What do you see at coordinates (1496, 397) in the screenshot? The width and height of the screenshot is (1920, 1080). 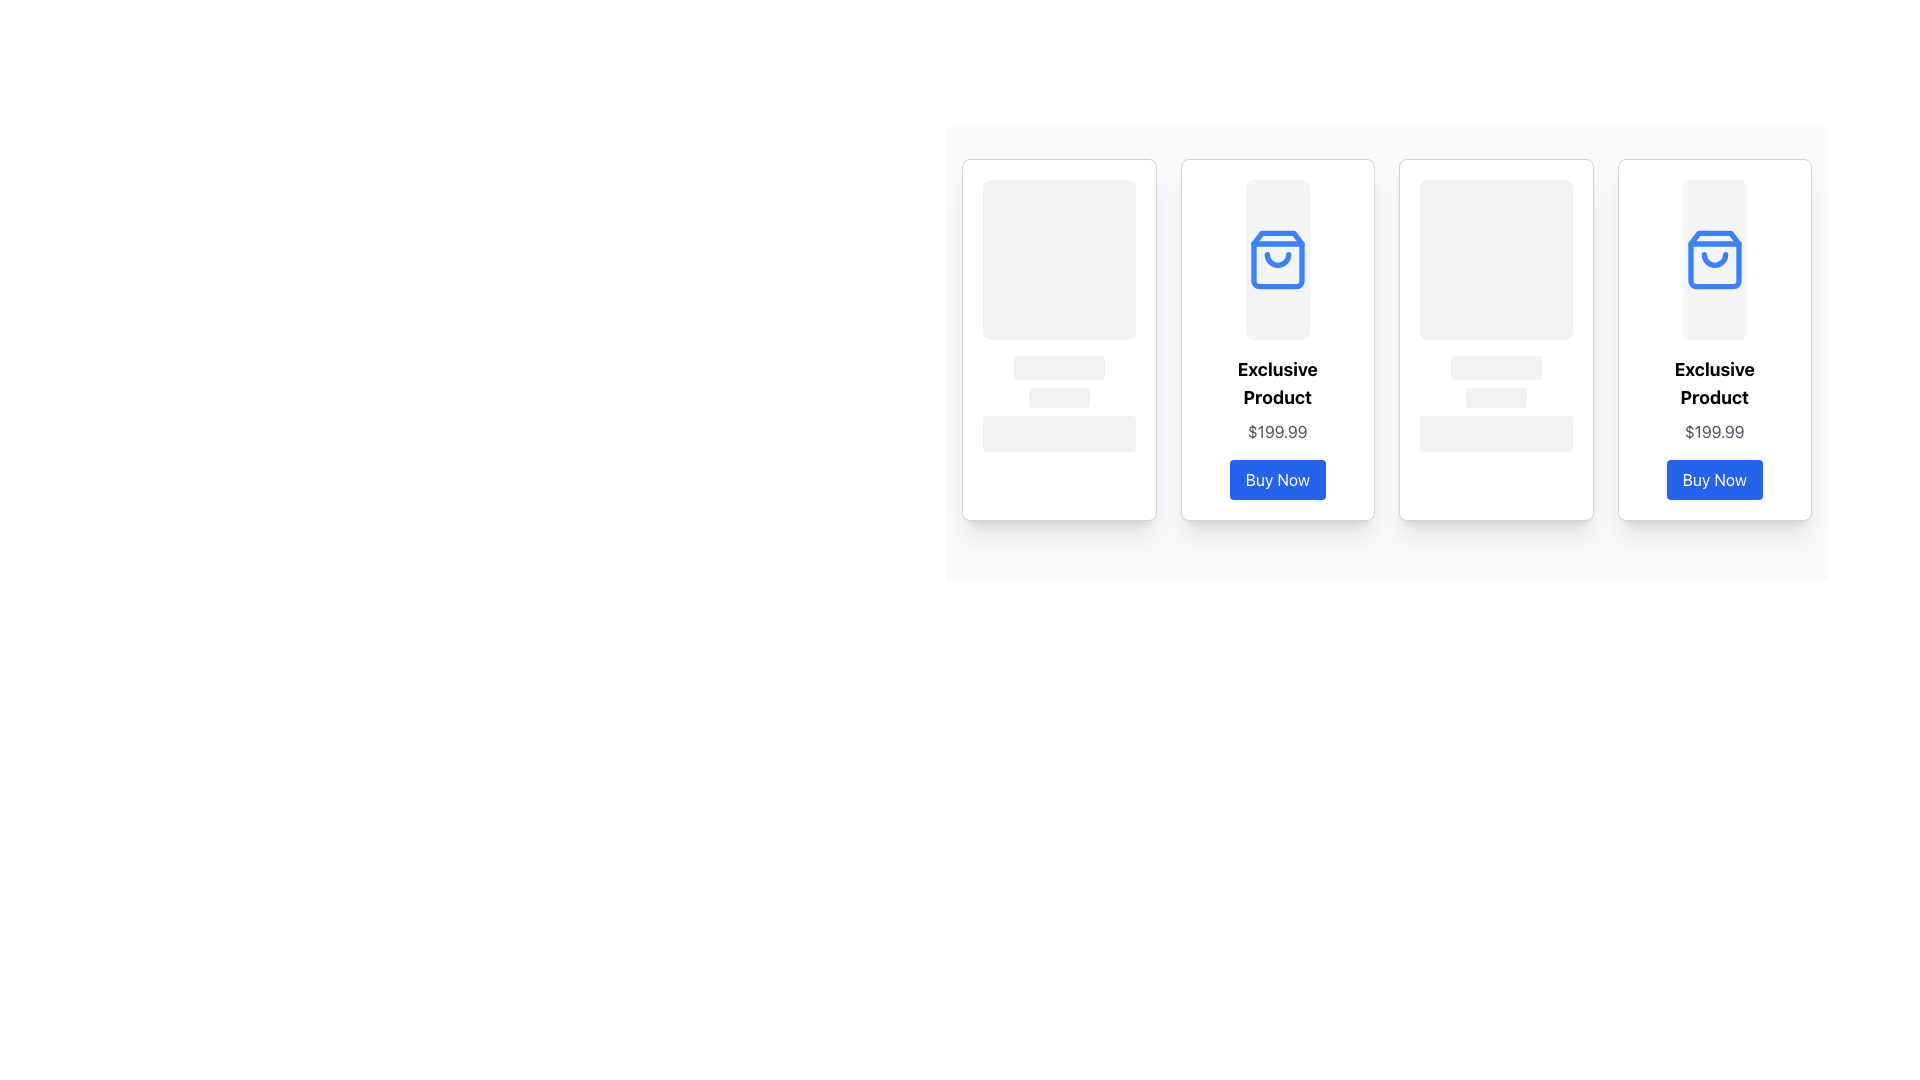 I see `the decorative progress bar located at the bottom of the third card in a four-card layout` at bounding box center [1496, 397].